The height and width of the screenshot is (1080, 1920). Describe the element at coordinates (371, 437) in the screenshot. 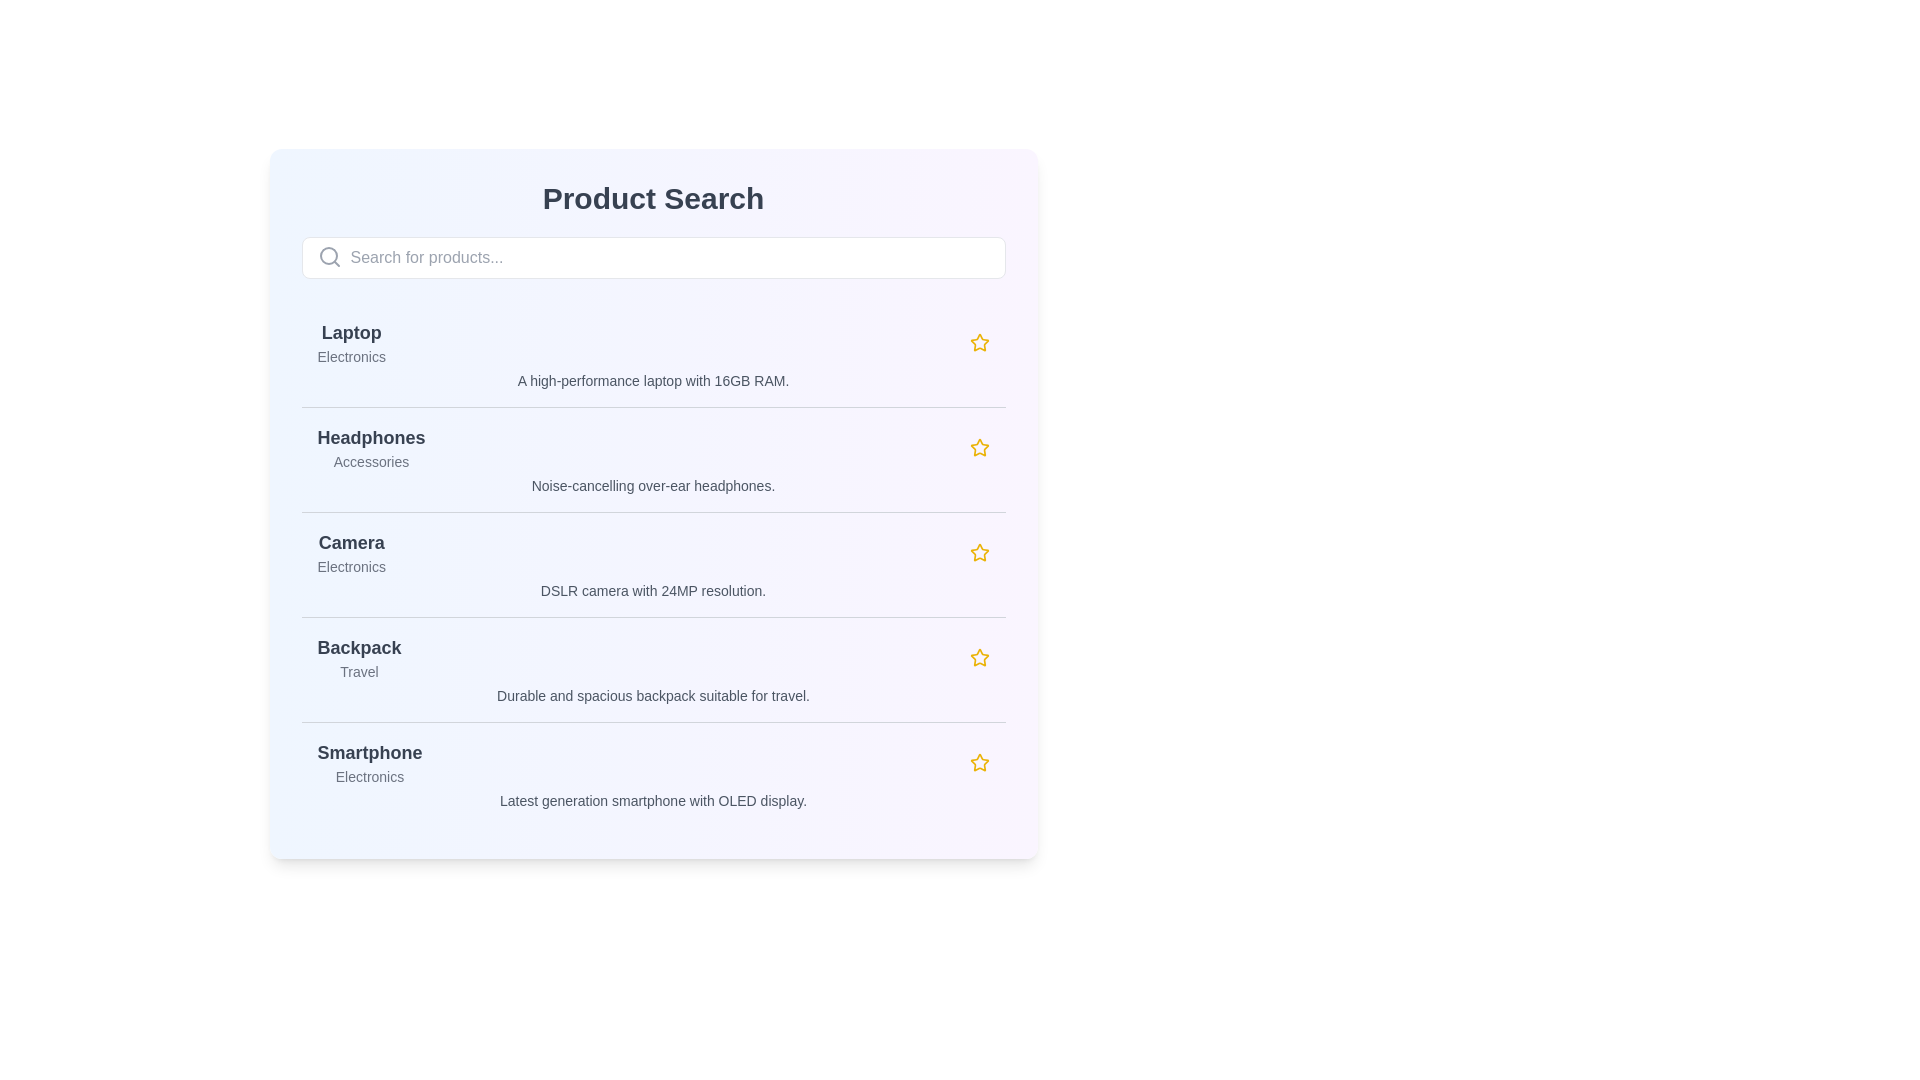

I see `text label displaying 'Headphones', which is styled in a bold and larger font size, positioned slightly below the top center of the list within the 'HeadphonesAccessories' group` at that location.